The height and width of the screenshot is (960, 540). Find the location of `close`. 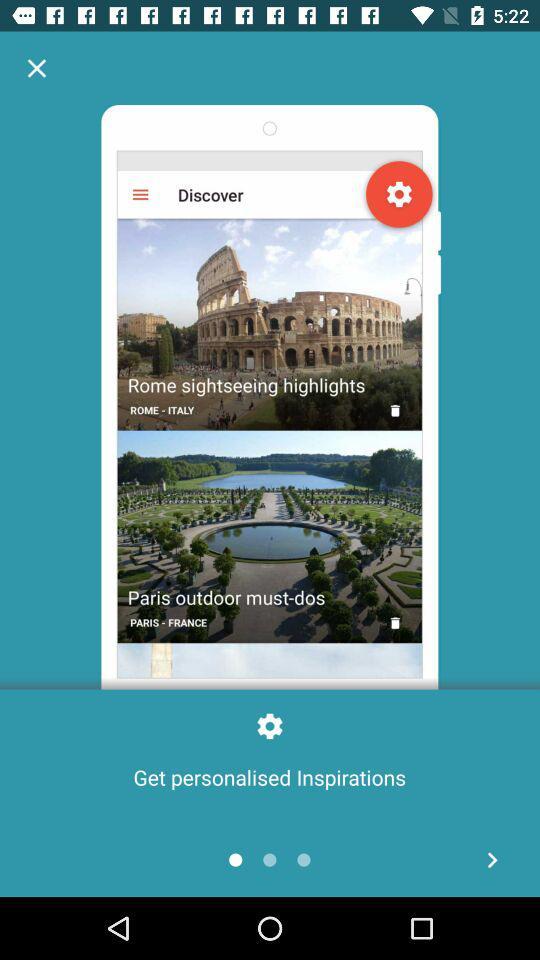

close is located at coordinates (36, 68).